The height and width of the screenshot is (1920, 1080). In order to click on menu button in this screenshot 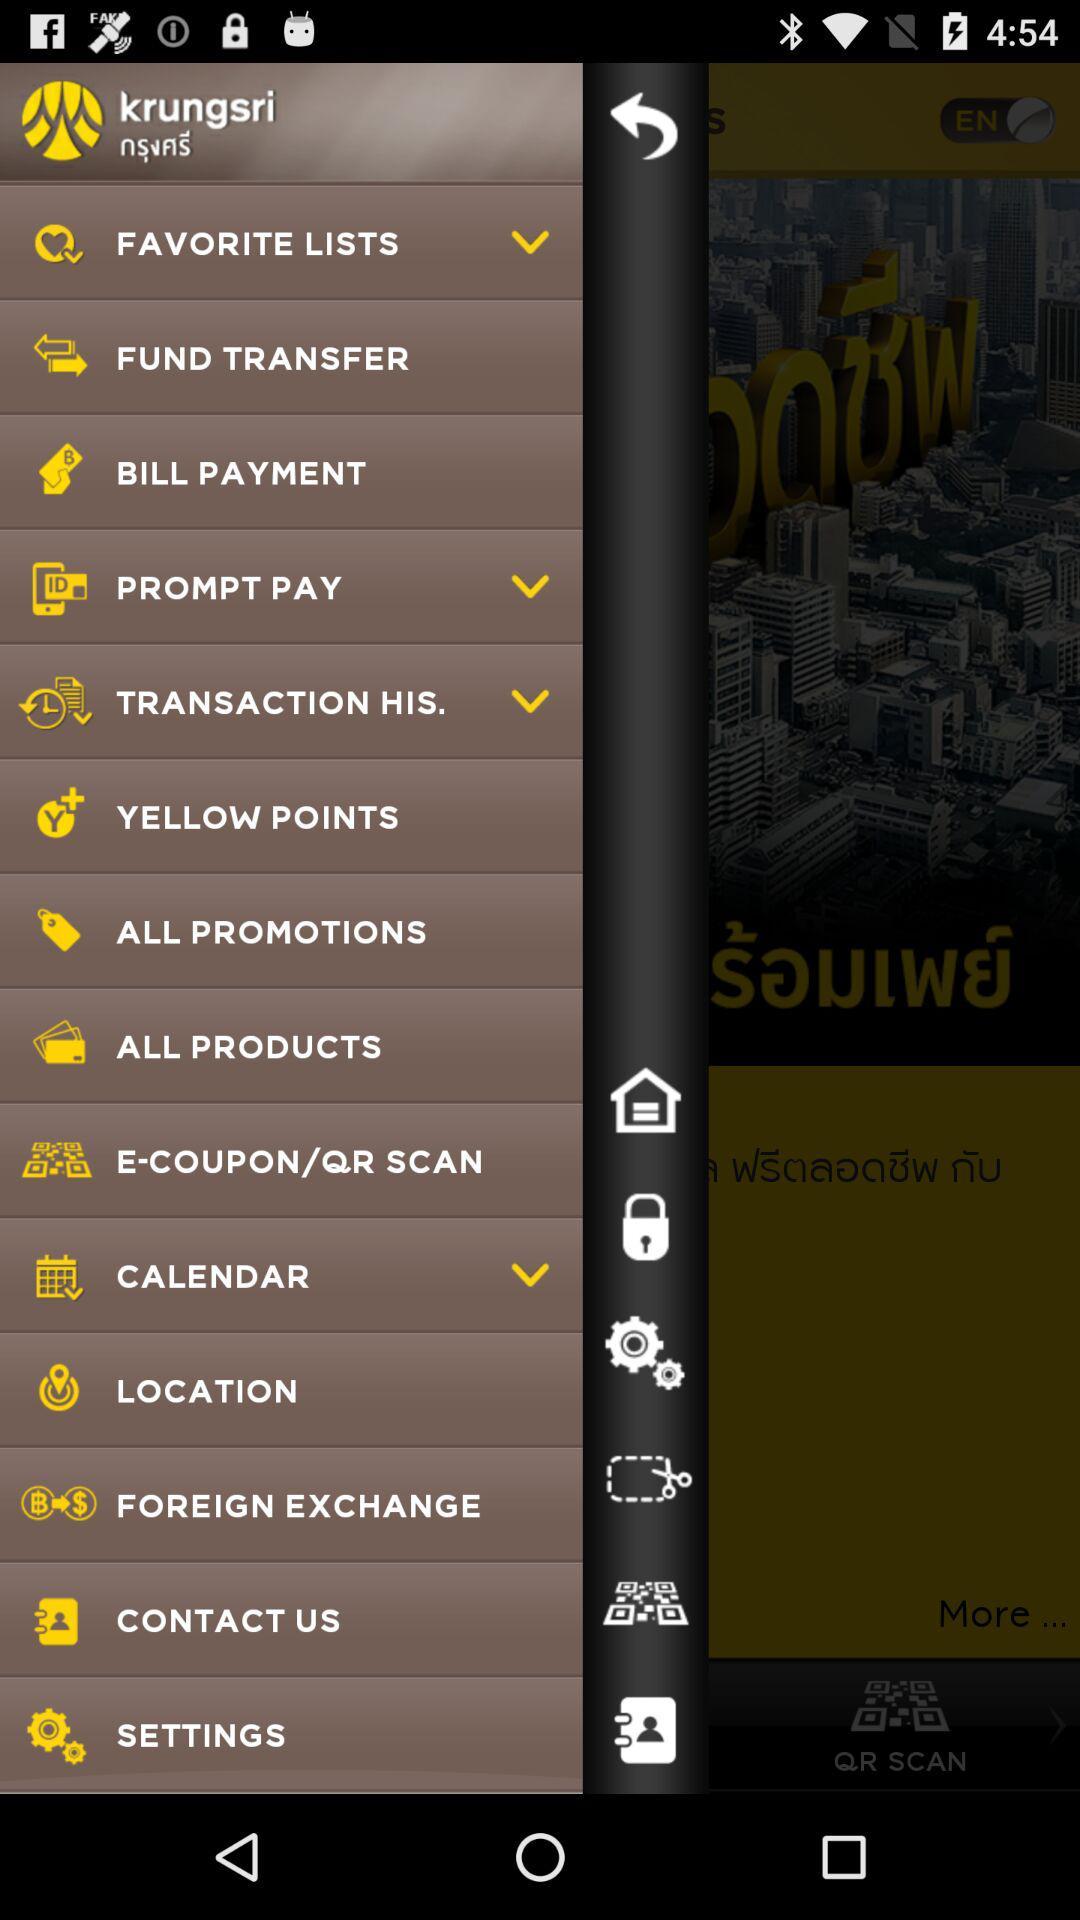, I will do `click(645, 124)`.